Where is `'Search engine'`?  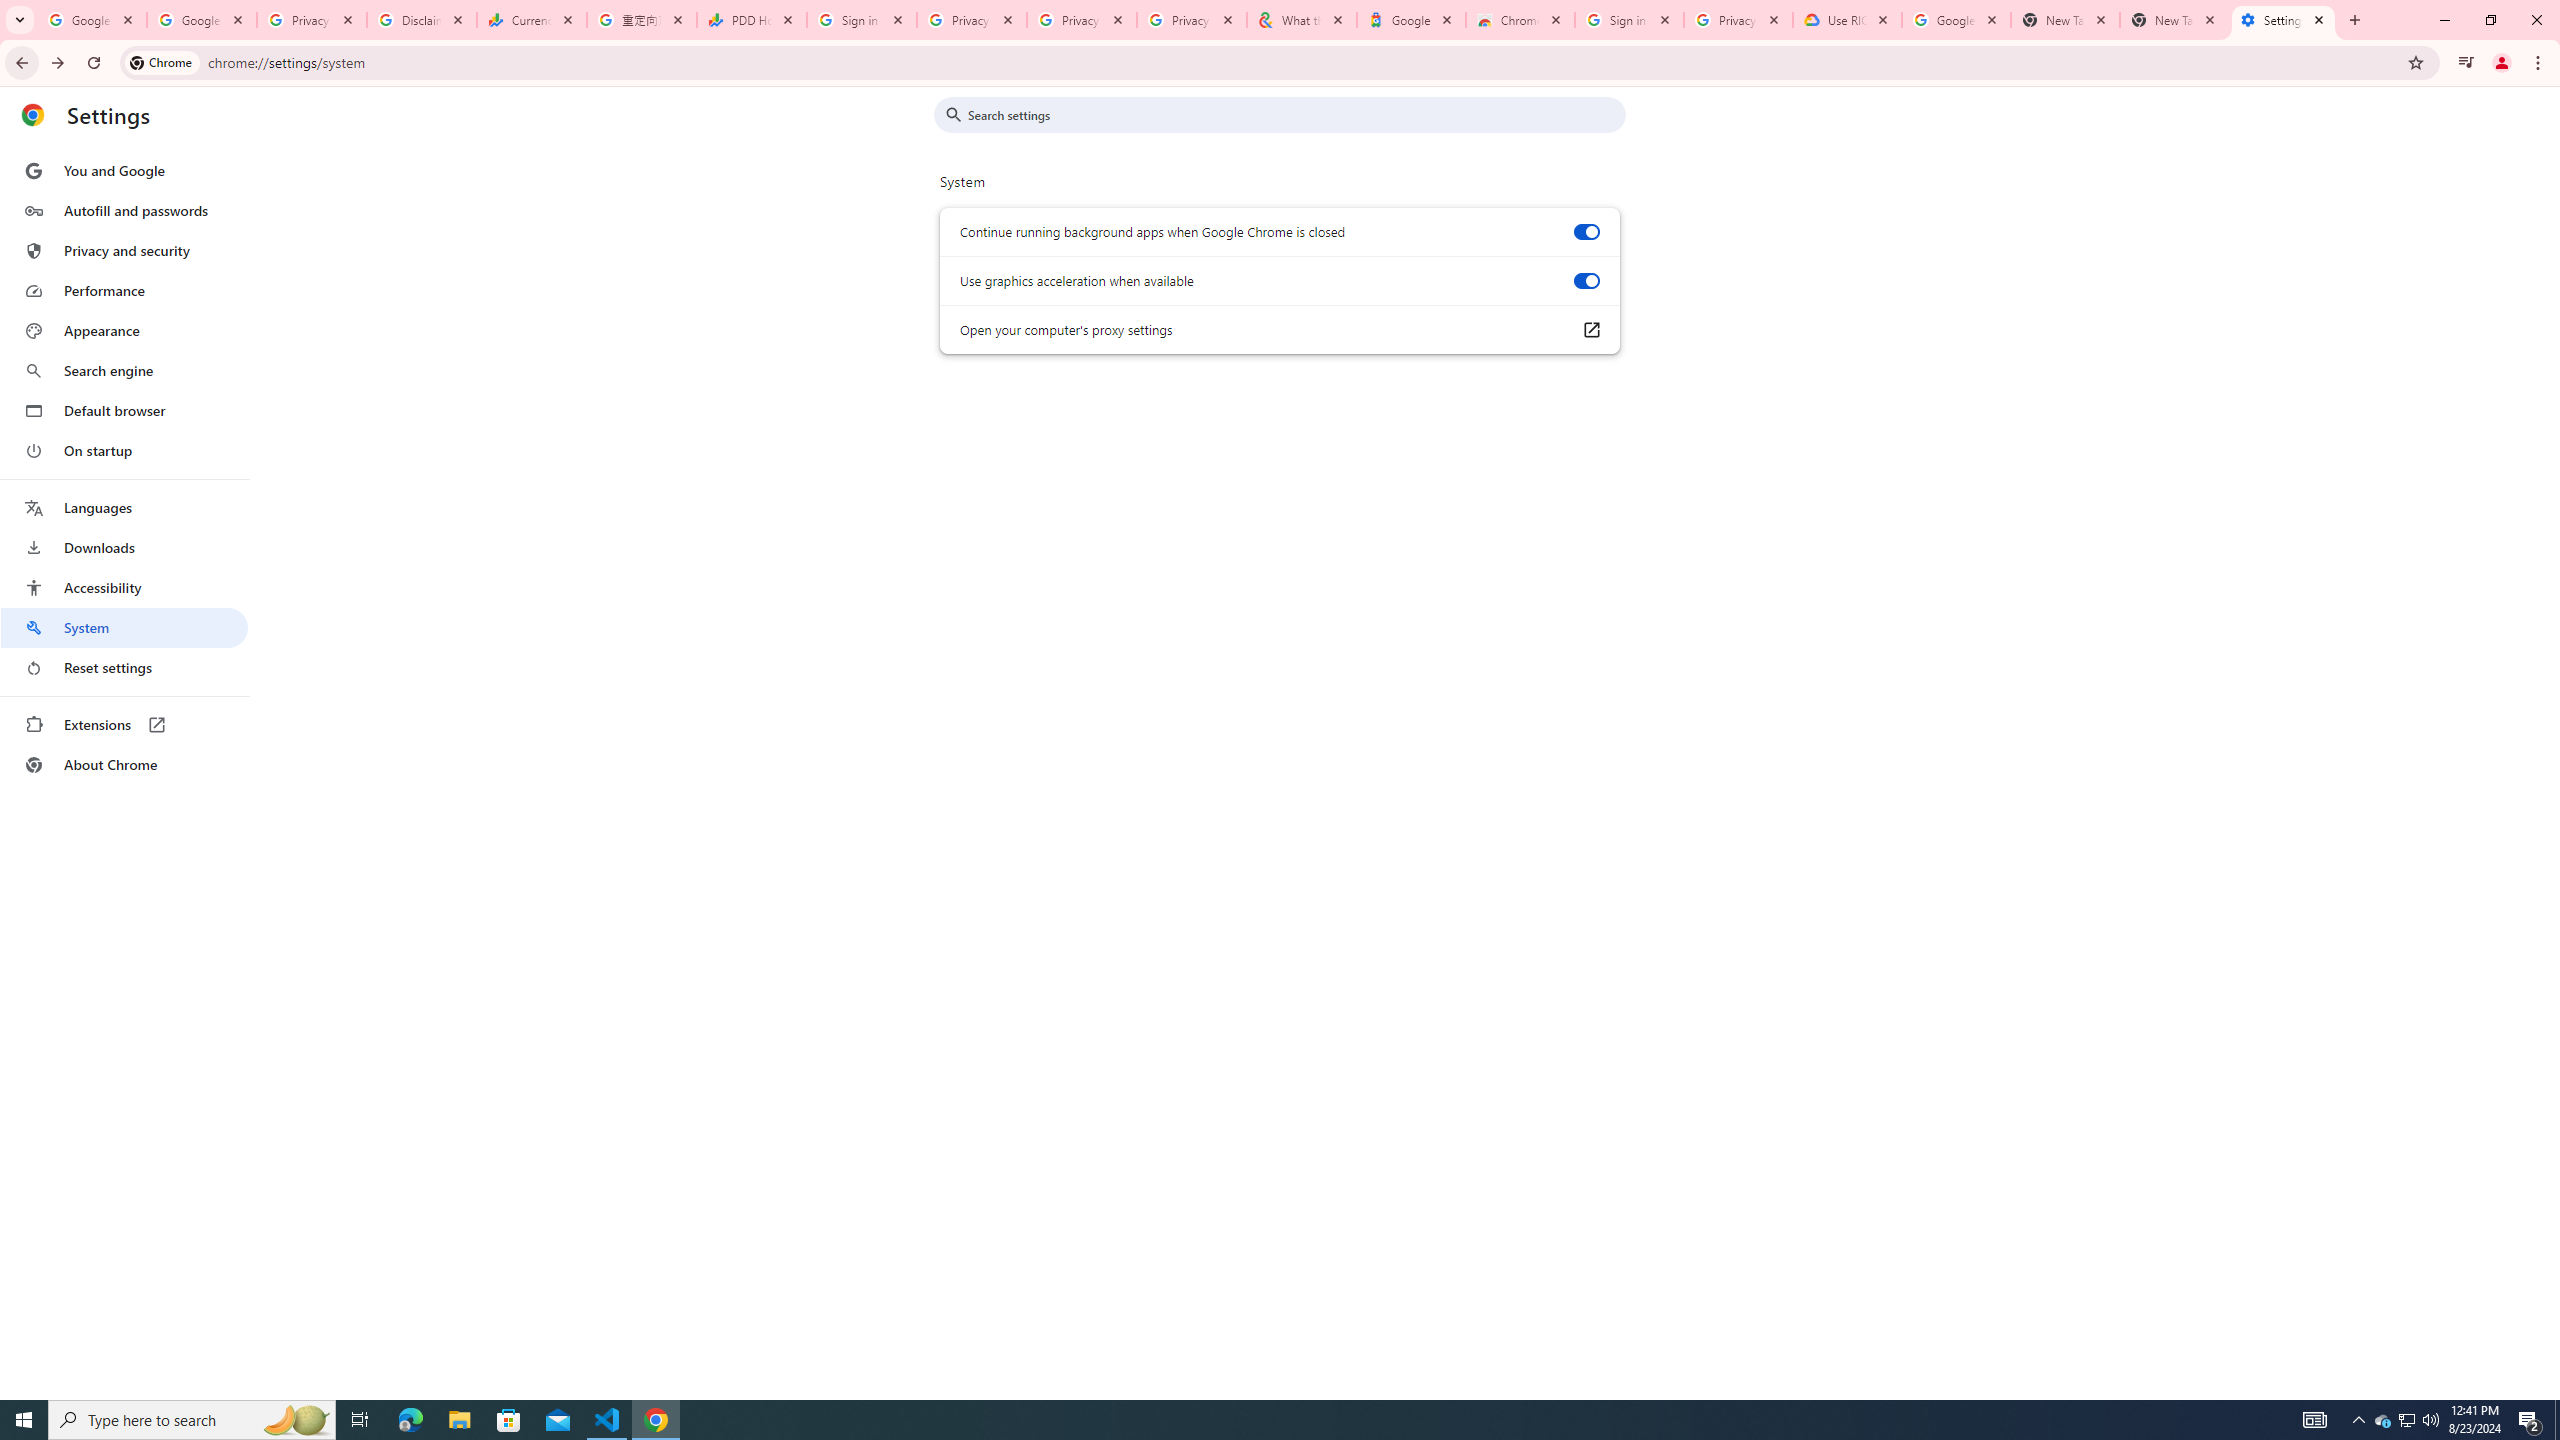
'Search engine' is located at coordinates (123, 371).